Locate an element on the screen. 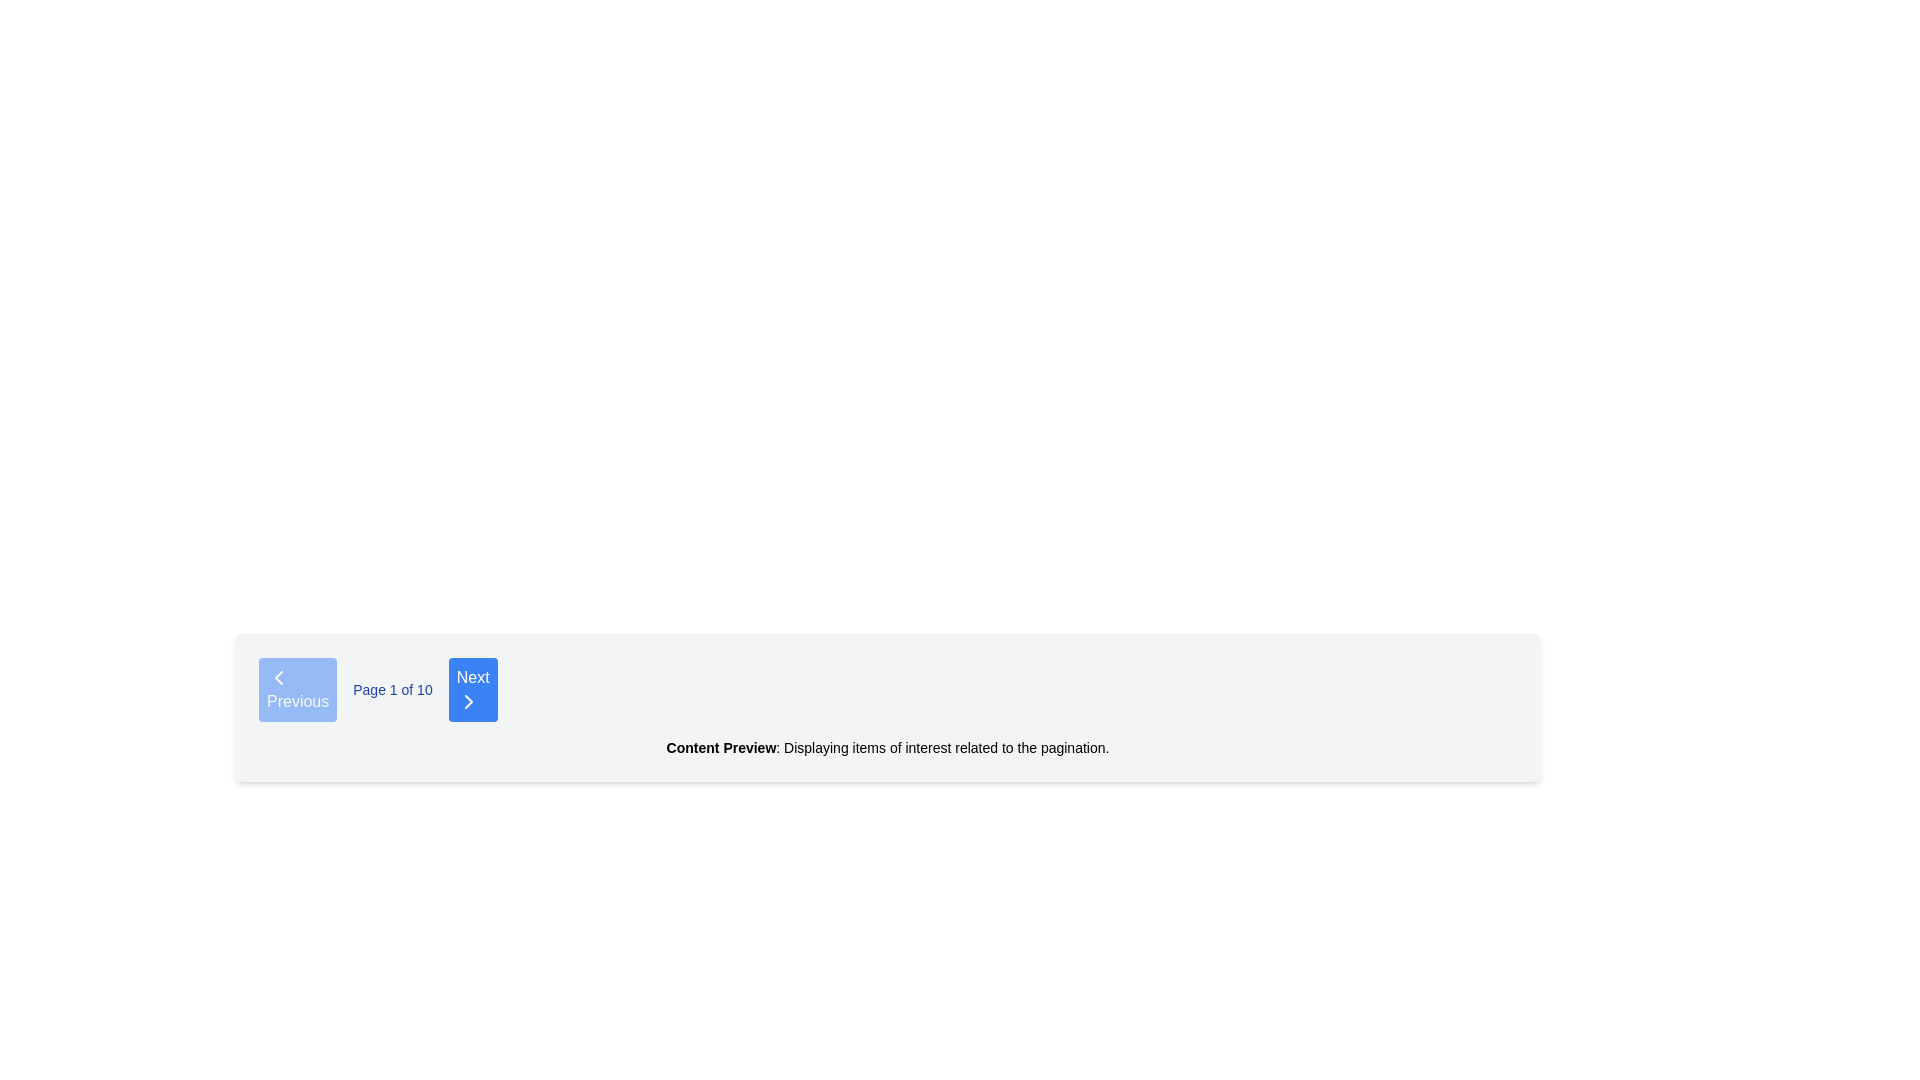 This screenshot has height=1080, width=1920. the text element displaying the current page number in the pagination navigation bar, located centrally between the 'Previous' and 'Next' buttons is located at coordinates (393, 689).